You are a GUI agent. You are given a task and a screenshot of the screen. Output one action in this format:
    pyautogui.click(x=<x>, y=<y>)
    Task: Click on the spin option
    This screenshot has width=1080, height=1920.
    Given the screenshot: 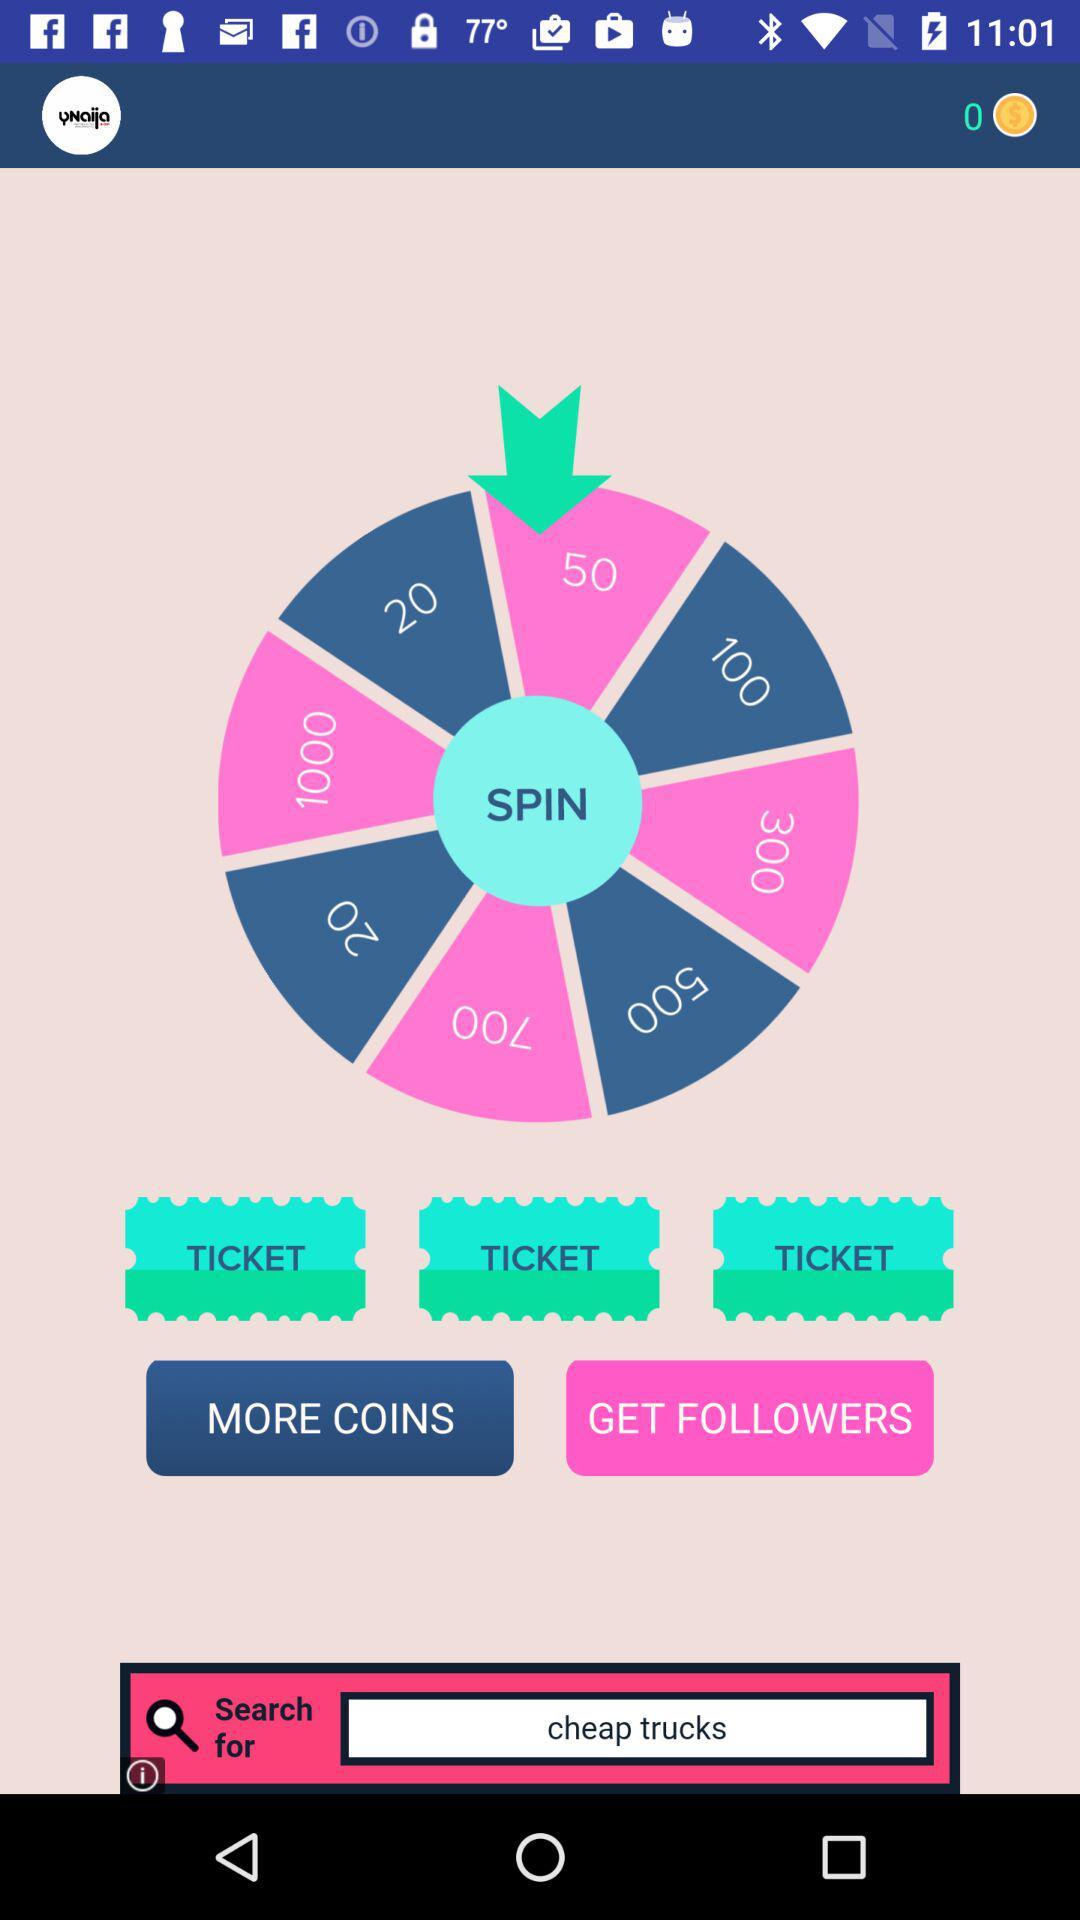 What is the action you would take?
    pyautogui.click(x=538, y=803)
    